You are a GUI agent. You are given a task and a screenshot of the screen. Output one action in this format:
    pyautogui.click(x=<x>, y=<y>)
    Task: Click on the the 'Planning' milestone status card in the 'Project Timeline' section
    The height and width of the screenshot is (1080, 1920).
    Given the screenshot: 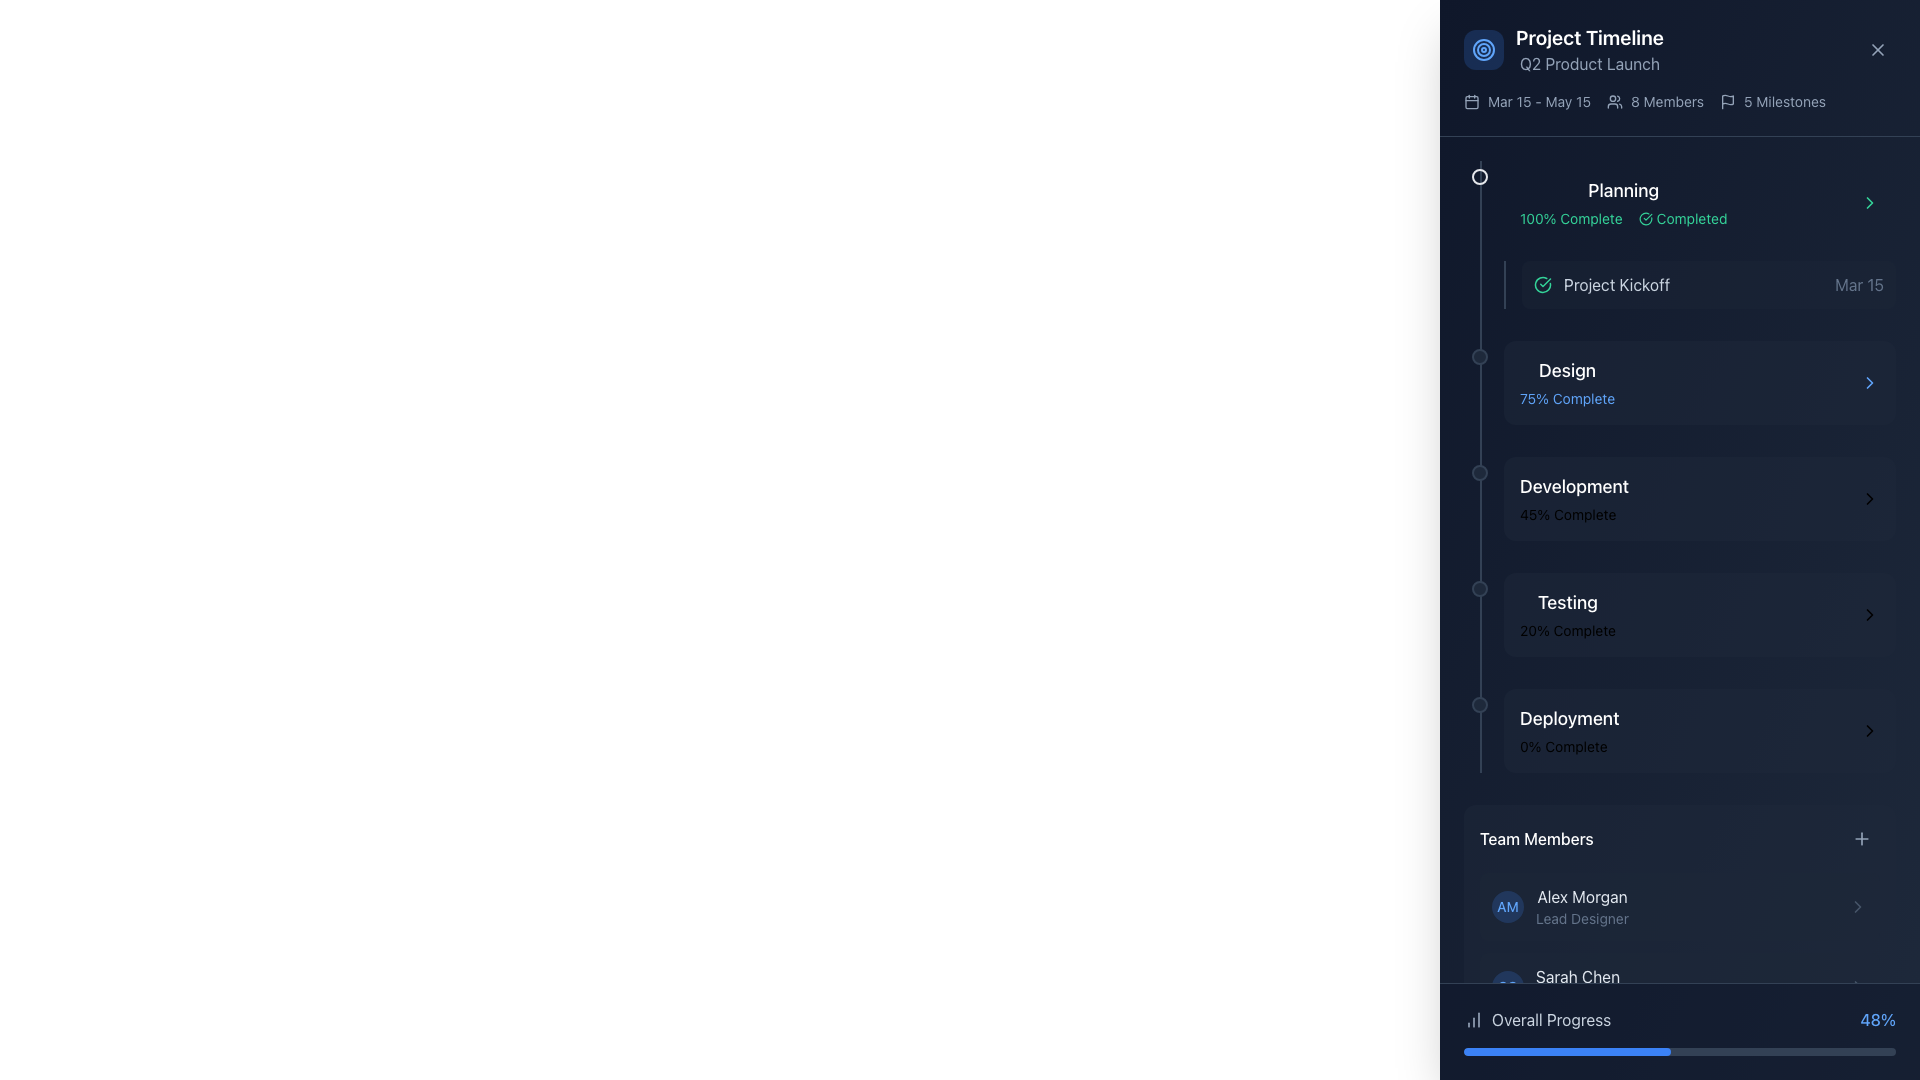 What is the action you would take?
    pyautogui.click(x=1698, y=203)
    